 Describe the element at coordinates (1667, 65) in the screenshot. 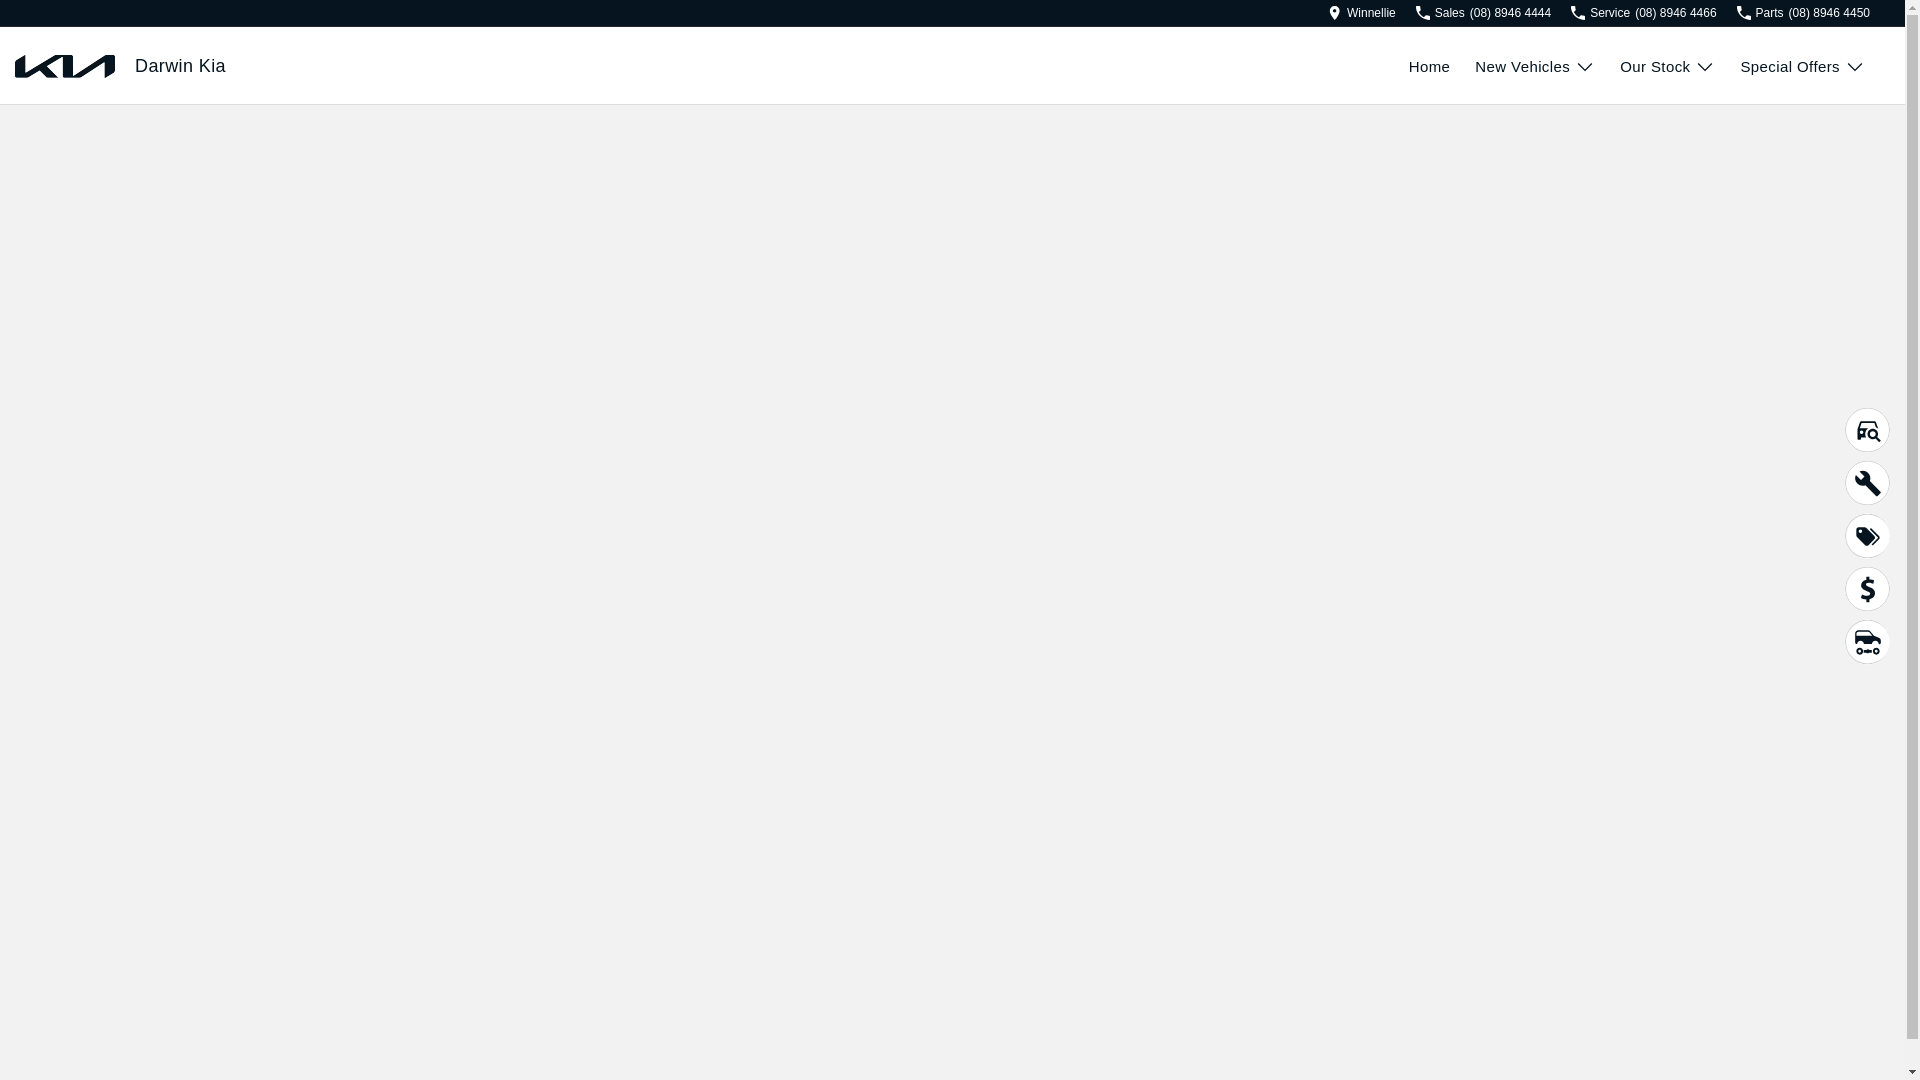

I see `'Our Stock'` at that location.